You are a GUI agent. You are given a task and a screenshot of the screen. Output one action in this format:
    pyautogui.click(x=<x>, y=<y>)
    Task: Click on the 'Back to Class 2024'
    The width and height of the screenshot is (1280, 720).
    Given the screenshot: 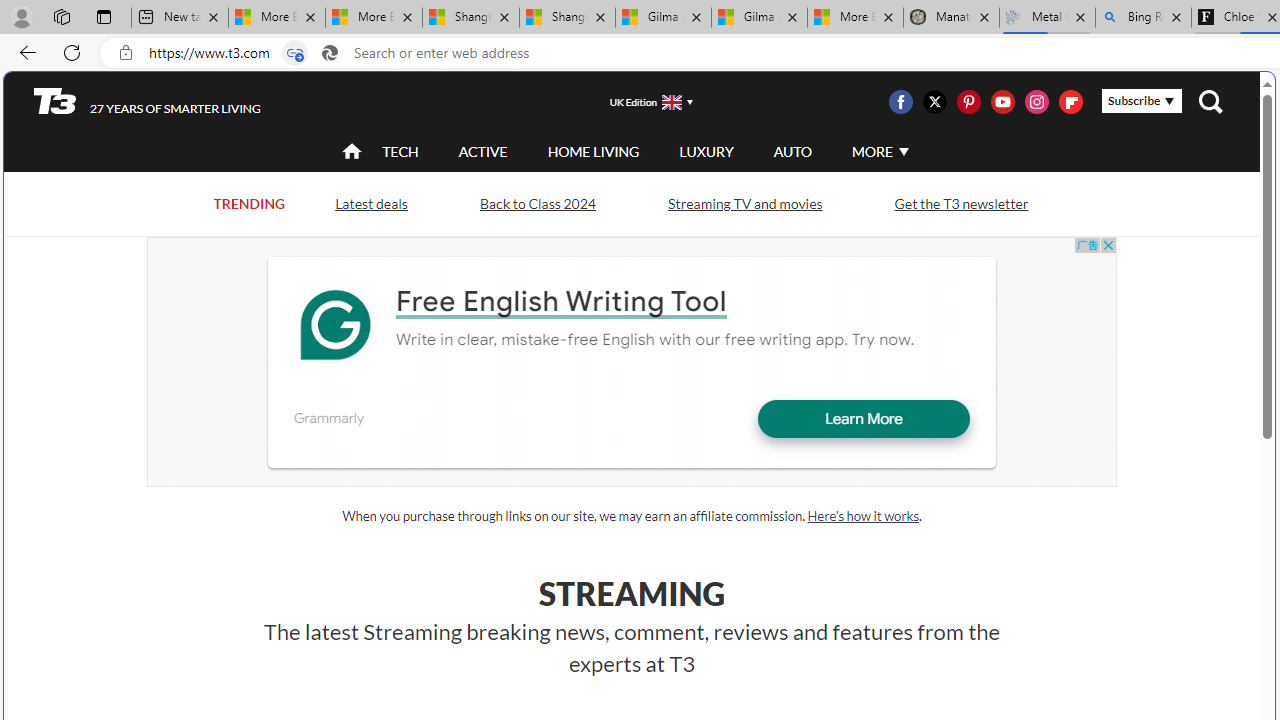 What is the action you would take?
    pyautogui.click(x=537, y=204)
    